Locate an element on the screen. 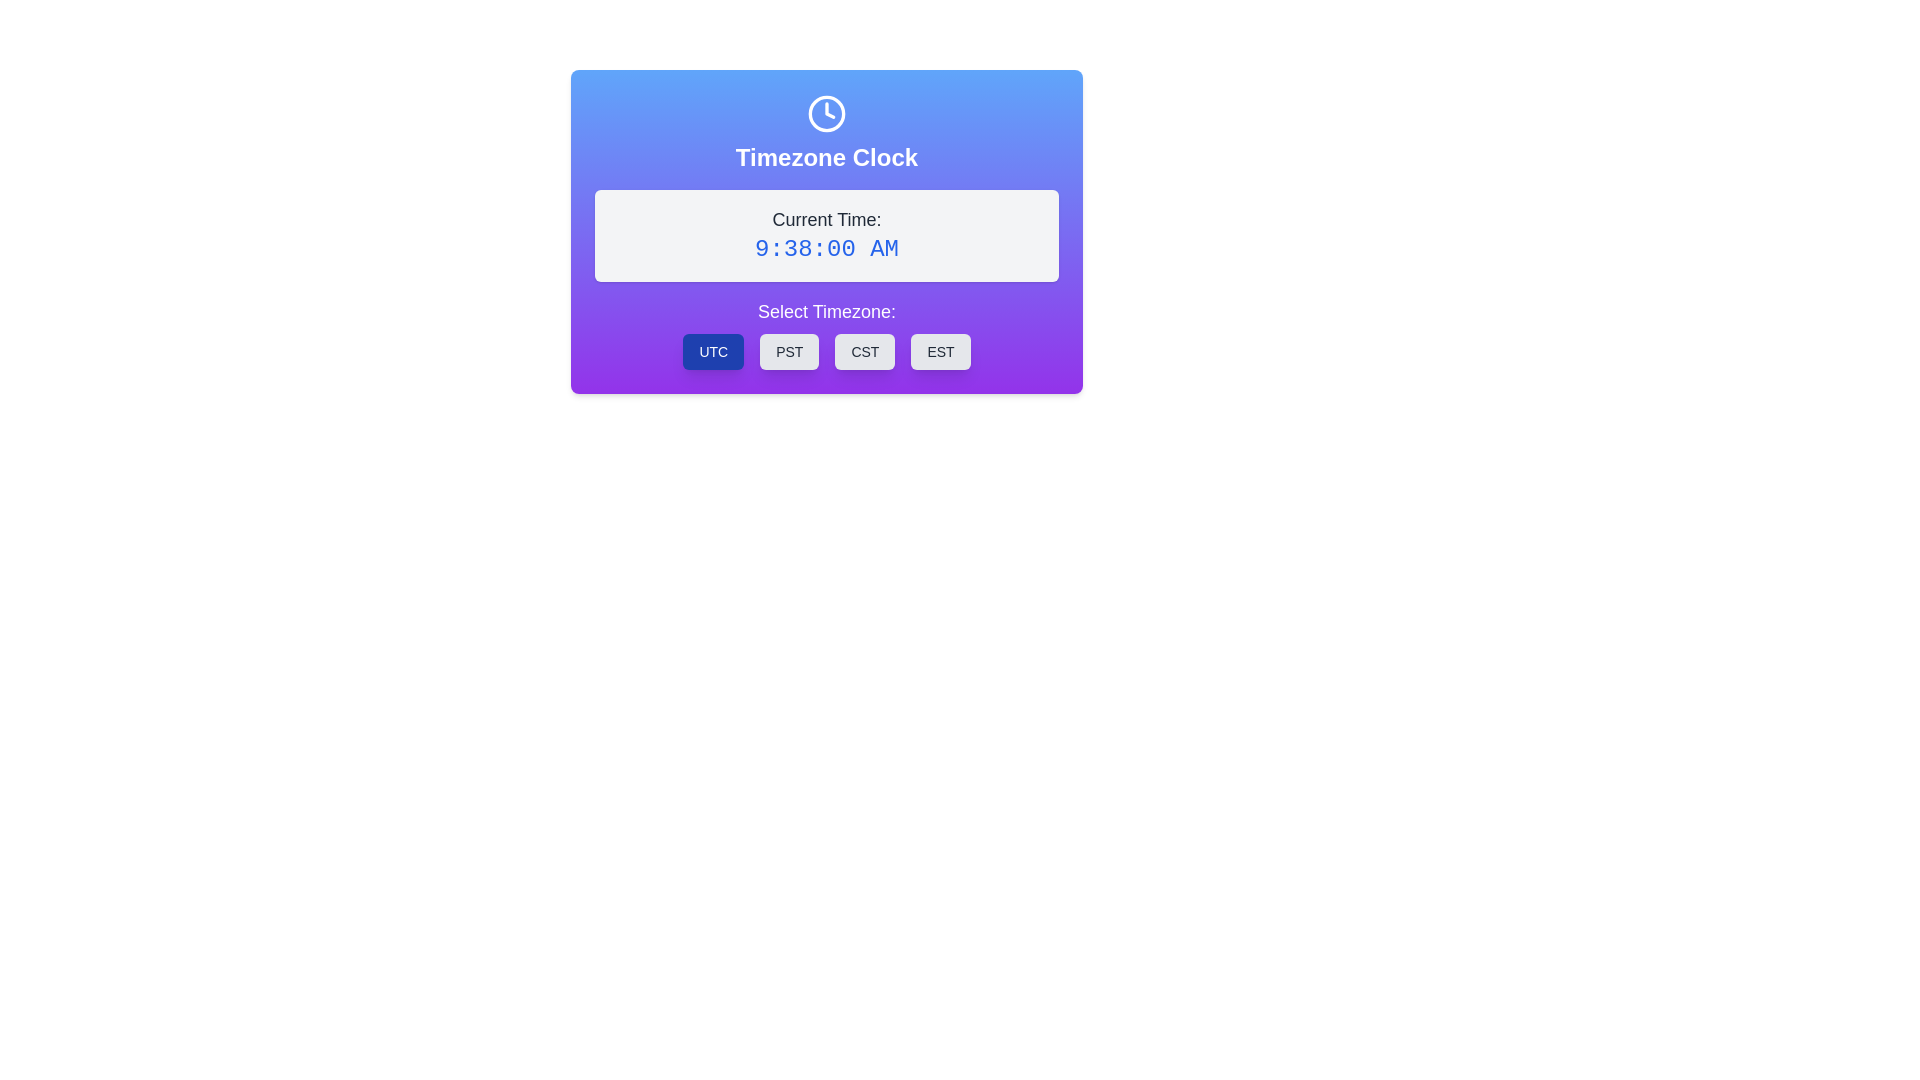  the SVG circle graphic component that represents the clock face, located at the top-center of the panel above the 'Timezone Clock' text is located at coordinates (826, 114).